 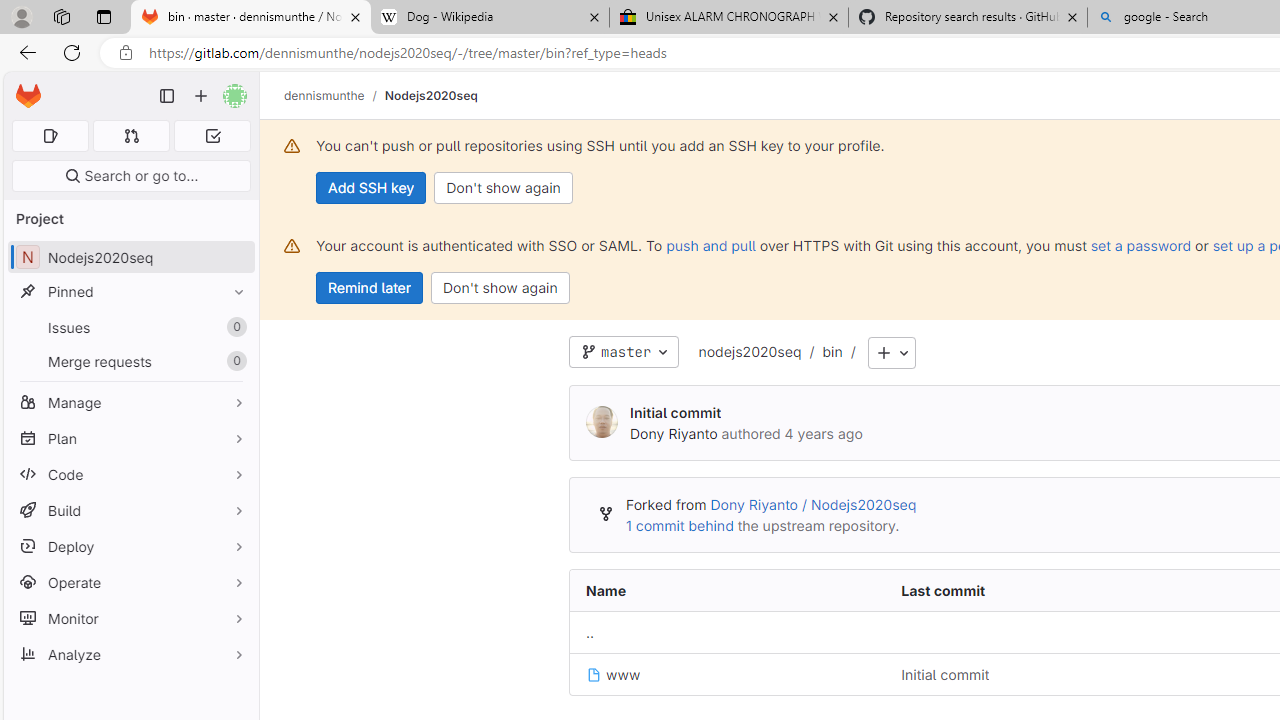 I want to click on 'Code', so click(x=130, y=474).